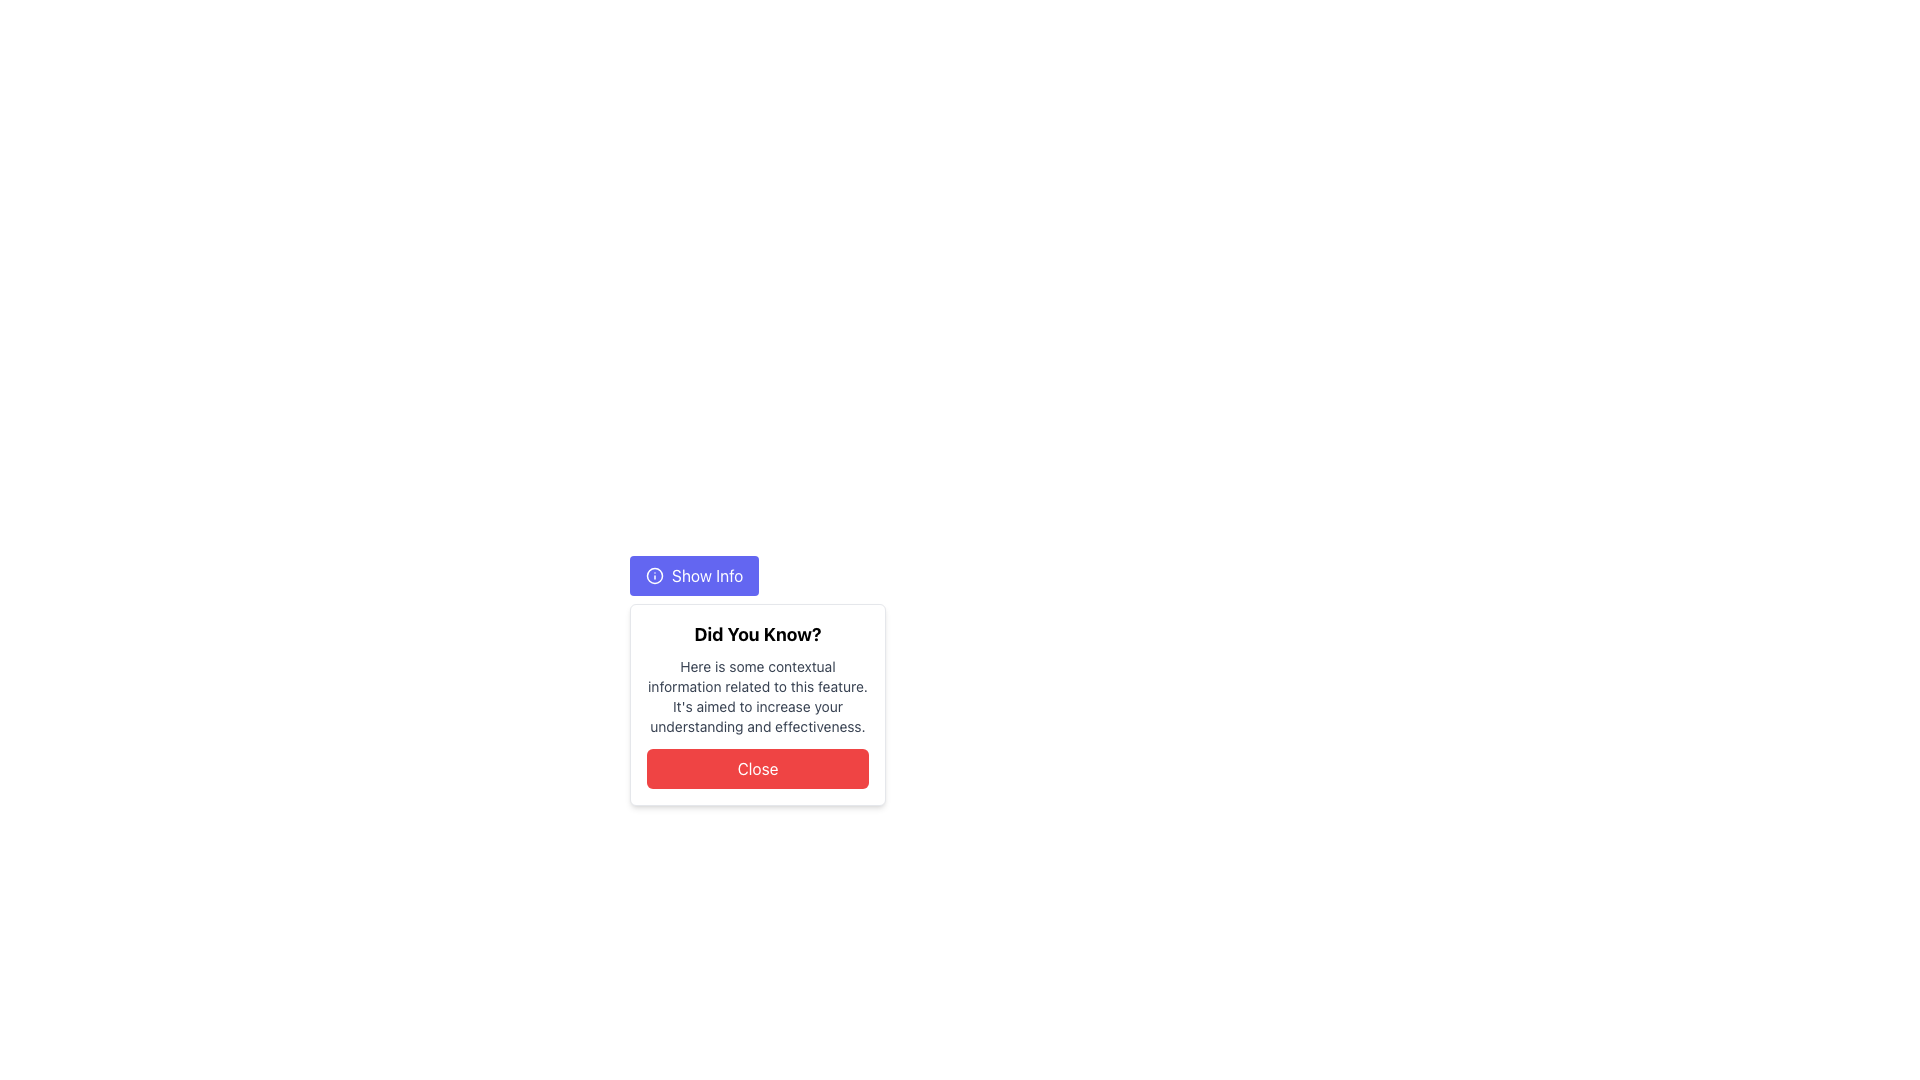  Describe the element at coordinates (757, 767) in the screenshot. I see `the close button located at the bottom of the informational dialog box` at that location.